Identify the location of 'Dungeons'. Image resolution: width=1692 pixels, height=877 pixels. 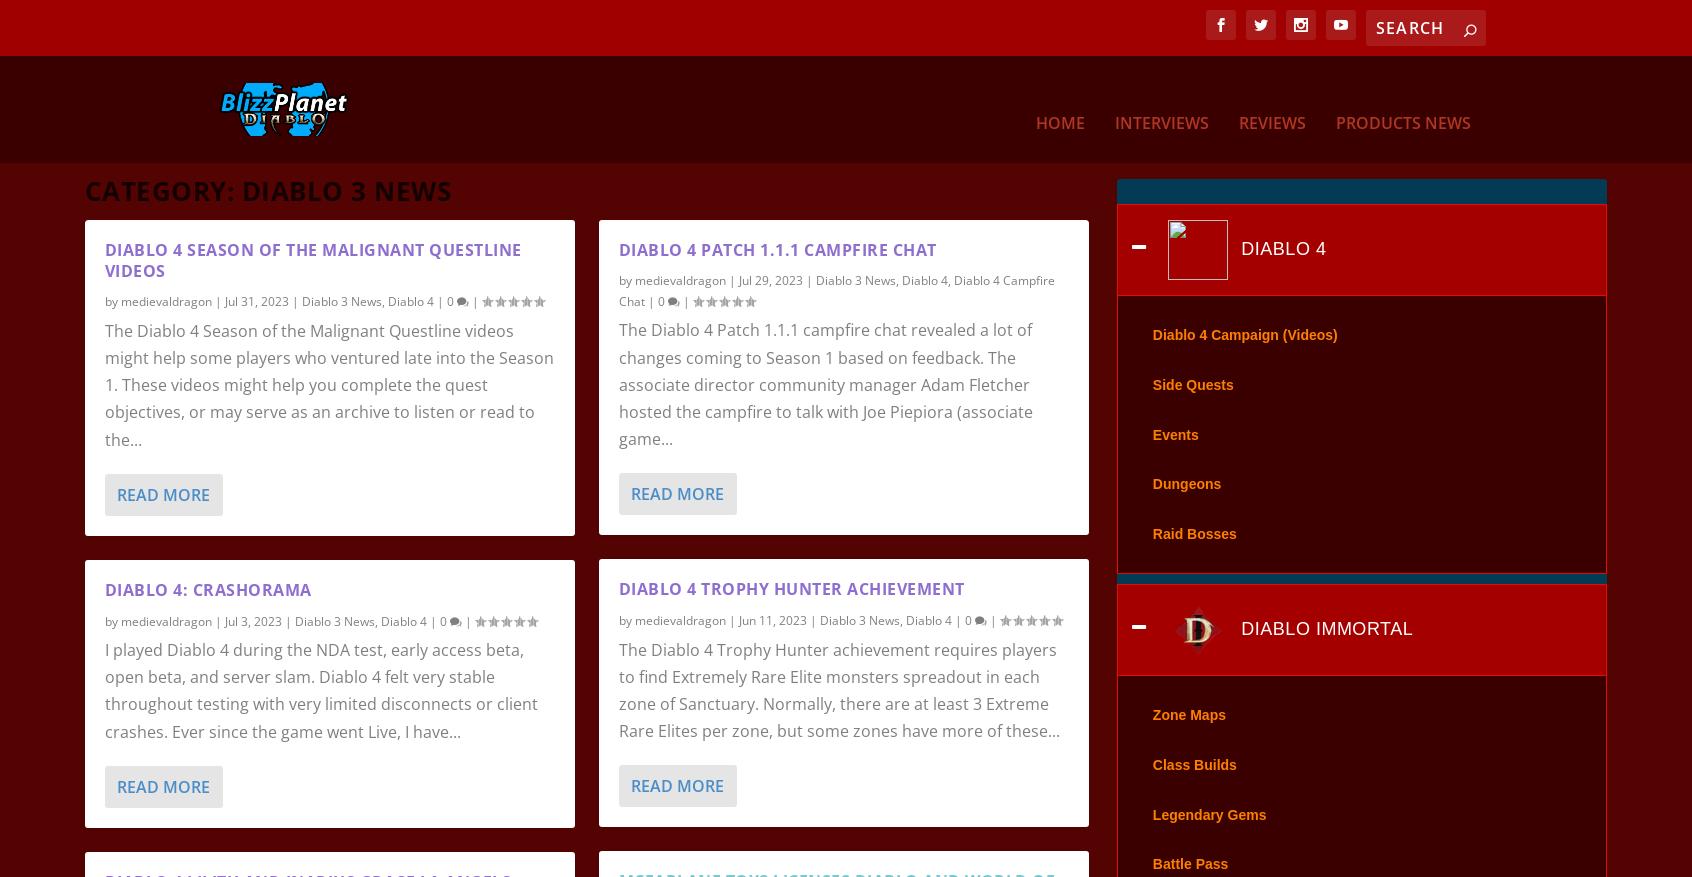
(1151, 510).